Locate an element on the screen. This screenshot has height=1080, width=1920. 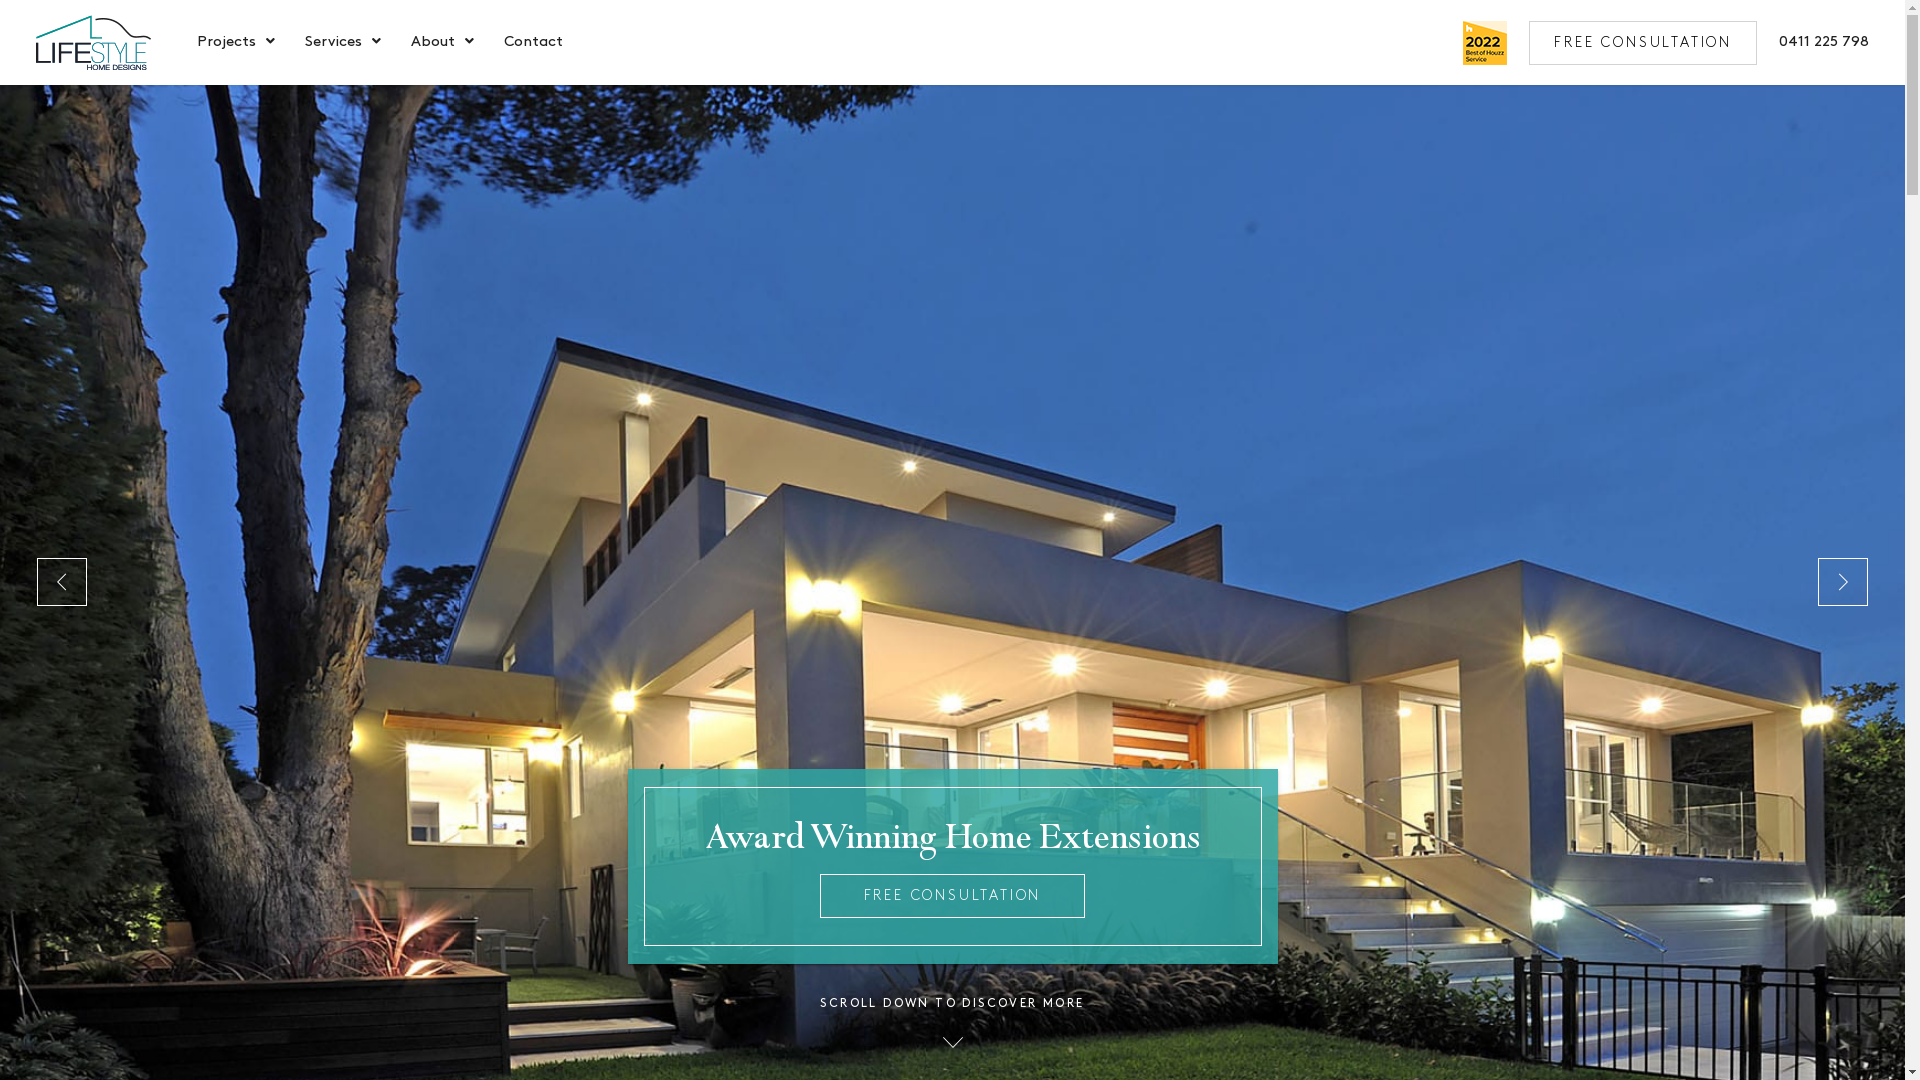
'Projects' is located at coordinates (226, 43).